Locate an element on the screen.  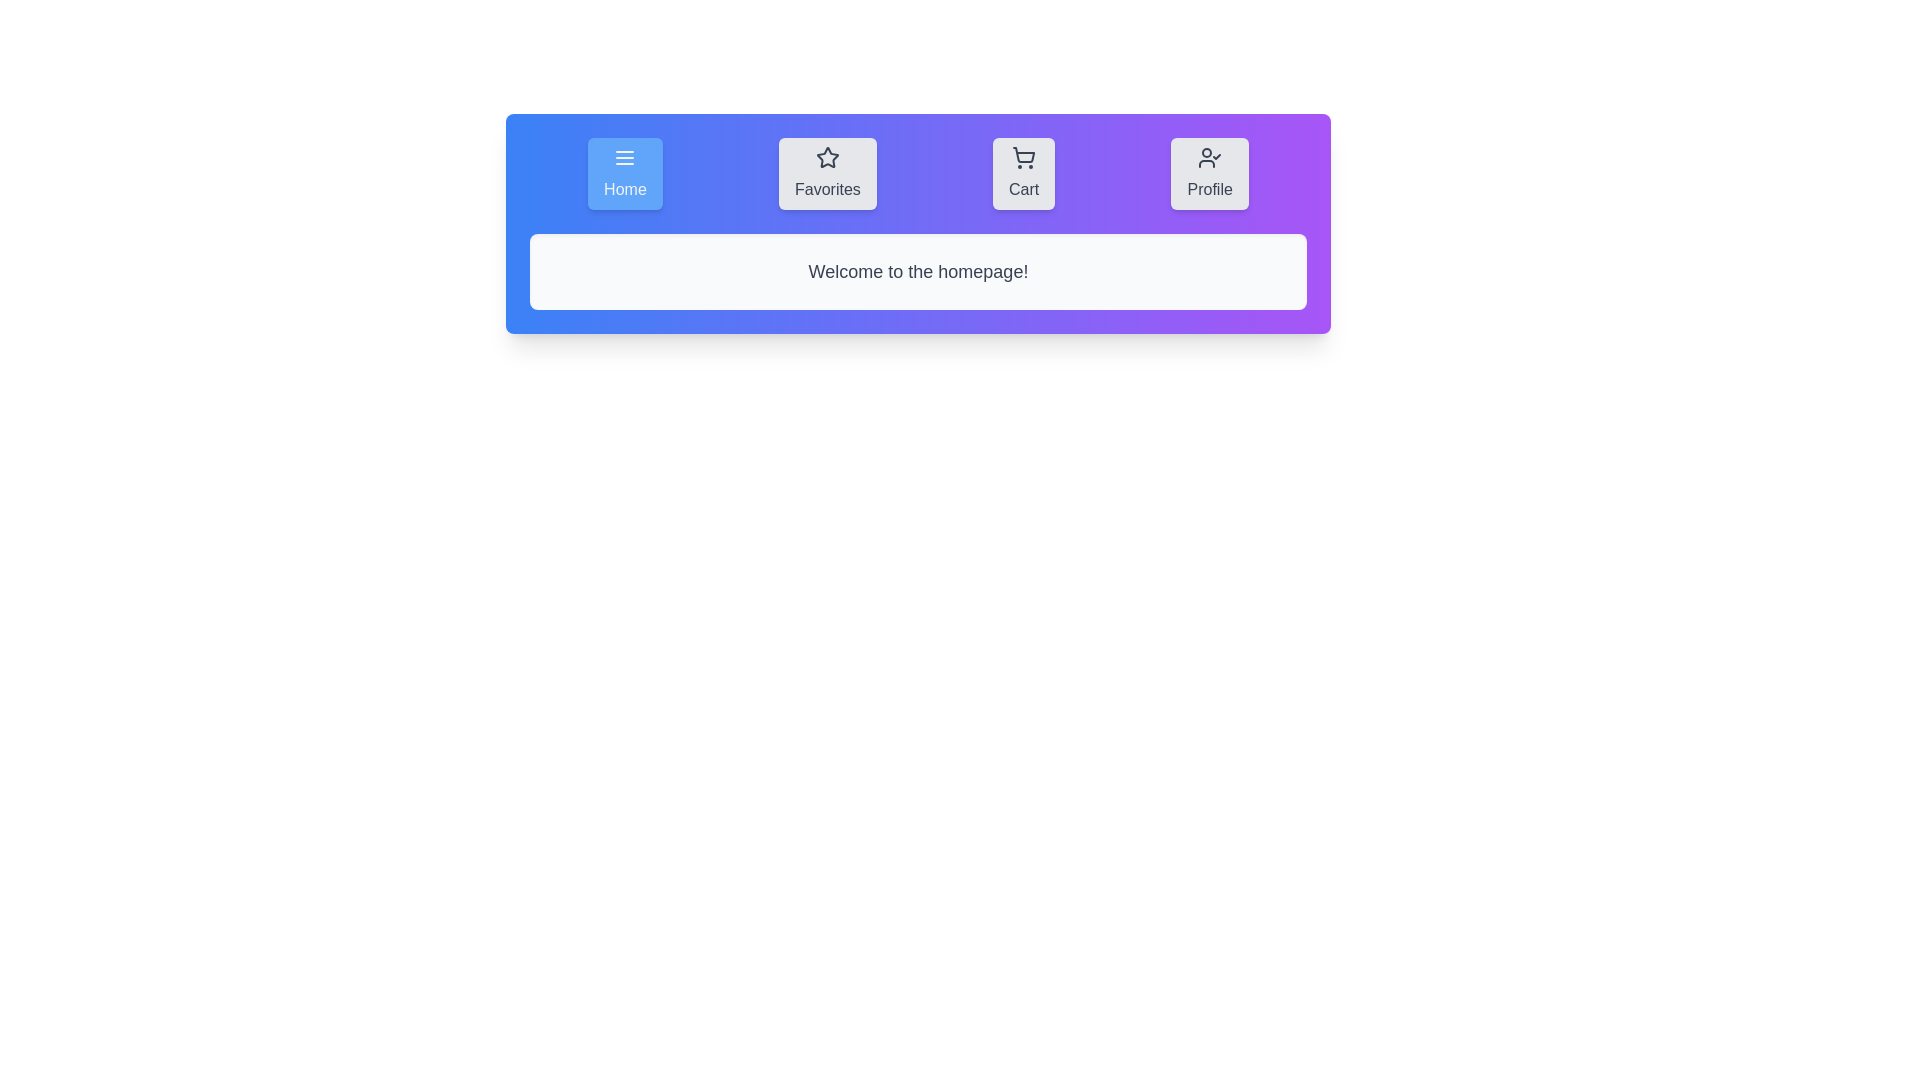
the 'Home' icon located in the top navigation bar is located at coordinates (623, 157).